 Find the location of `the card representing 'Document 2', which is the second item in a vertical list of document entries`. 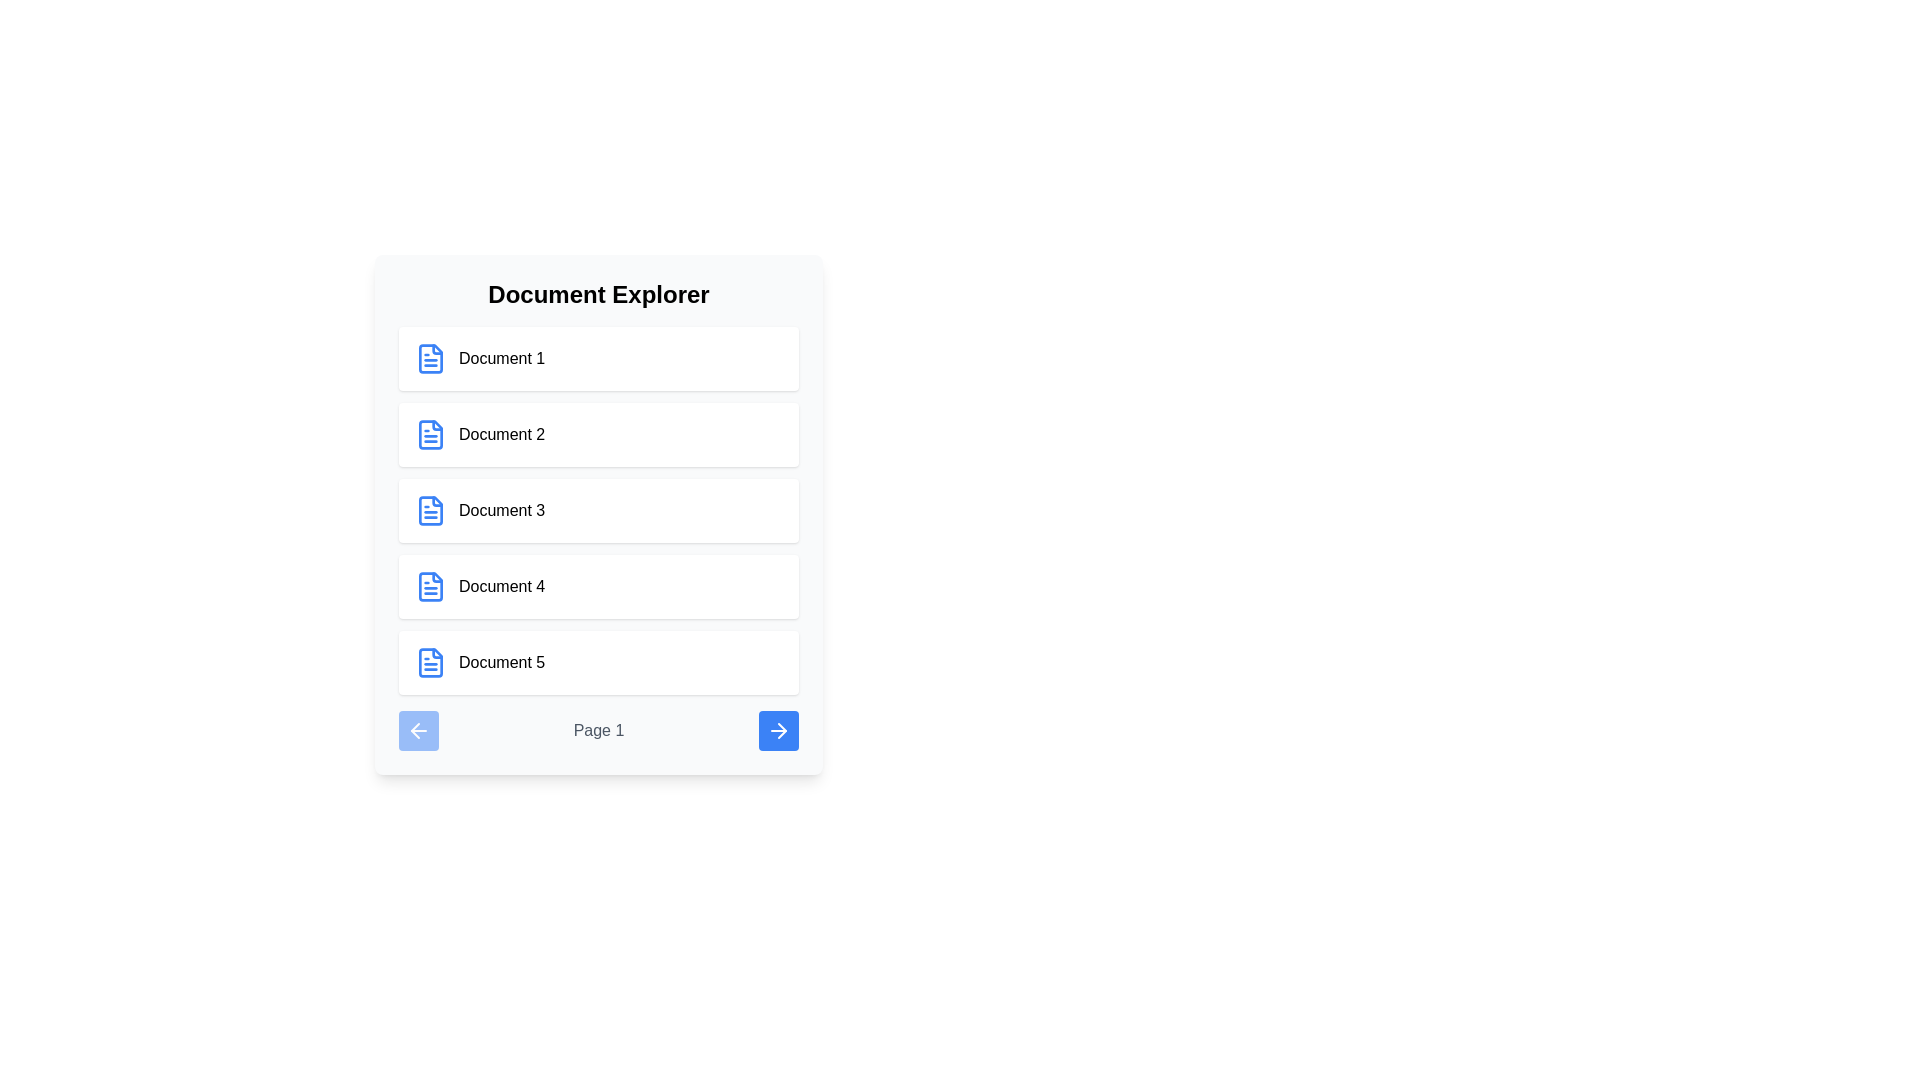

the card representing 'Document 2', which is the second item in a vertical list of document entries is located at coordinates (598, 434).